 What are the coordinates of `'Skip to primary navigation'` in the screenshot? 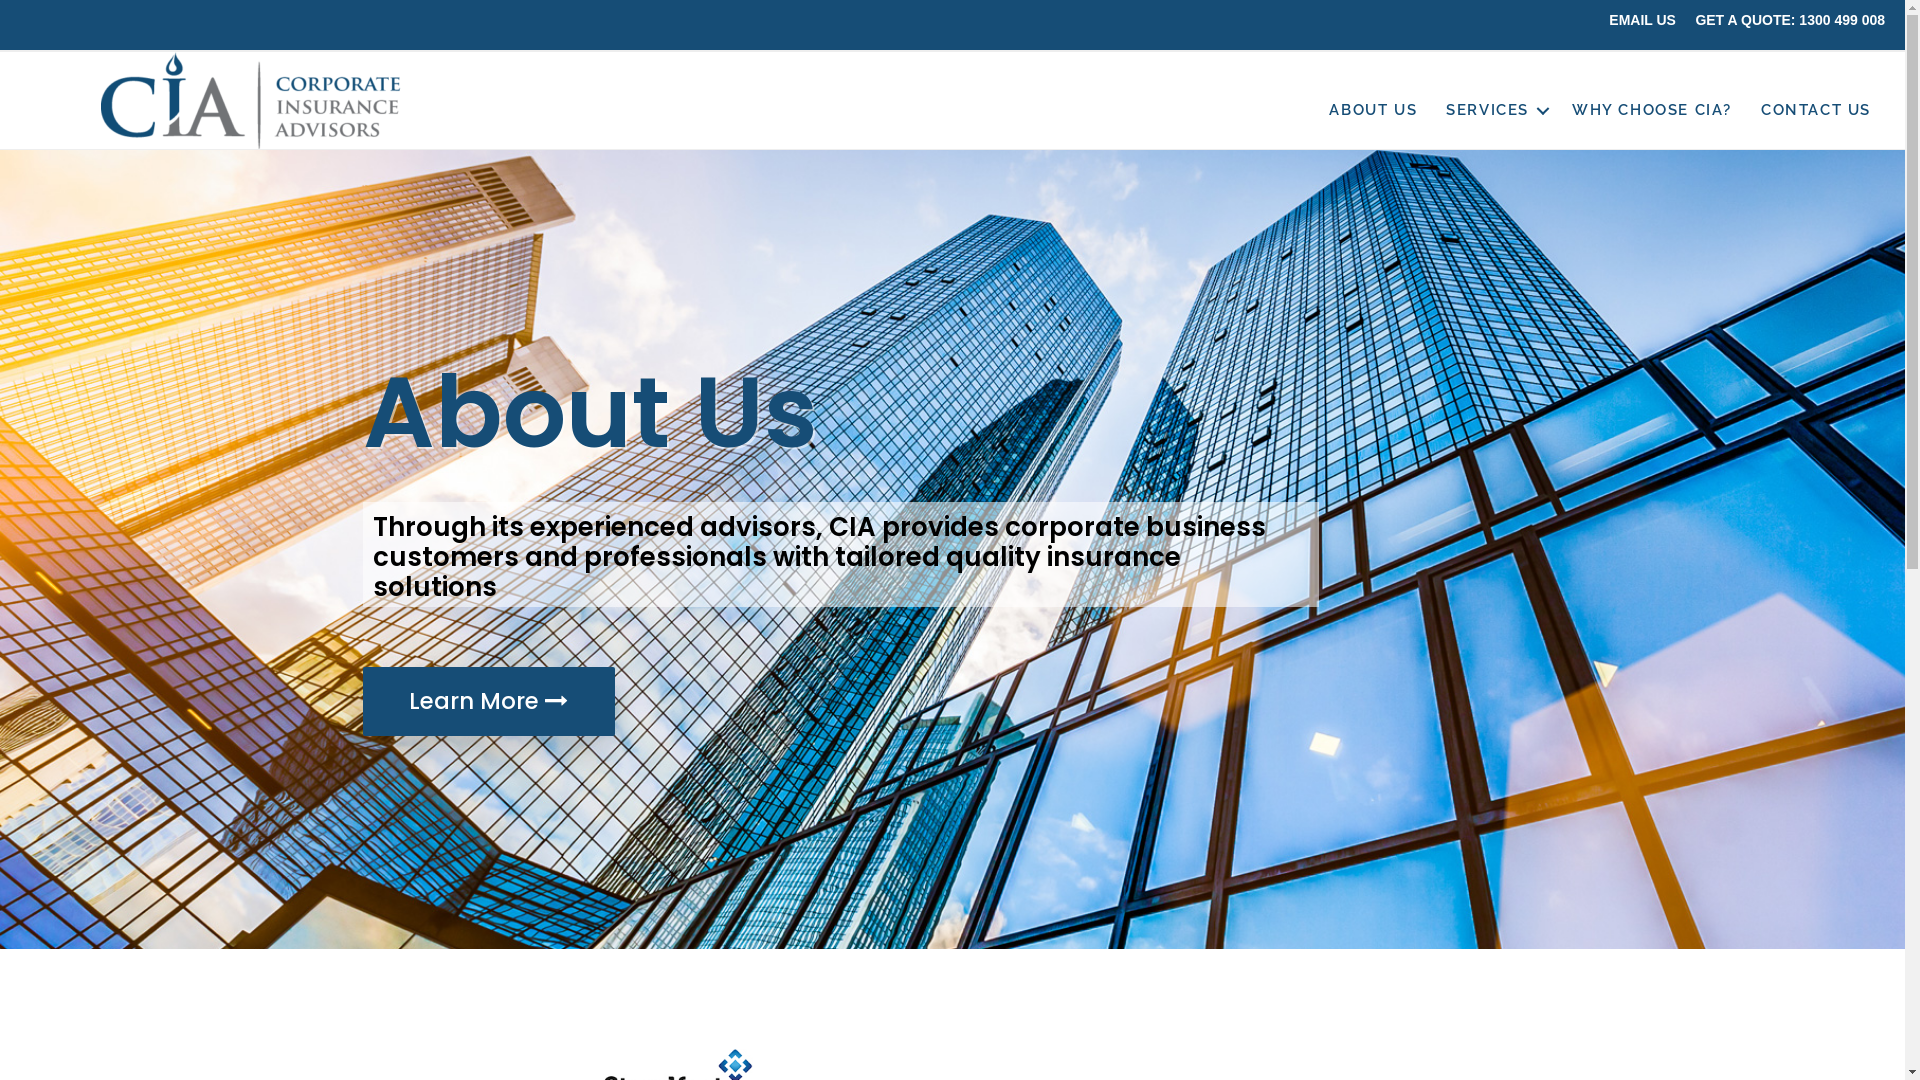 It's located at (0, 0).